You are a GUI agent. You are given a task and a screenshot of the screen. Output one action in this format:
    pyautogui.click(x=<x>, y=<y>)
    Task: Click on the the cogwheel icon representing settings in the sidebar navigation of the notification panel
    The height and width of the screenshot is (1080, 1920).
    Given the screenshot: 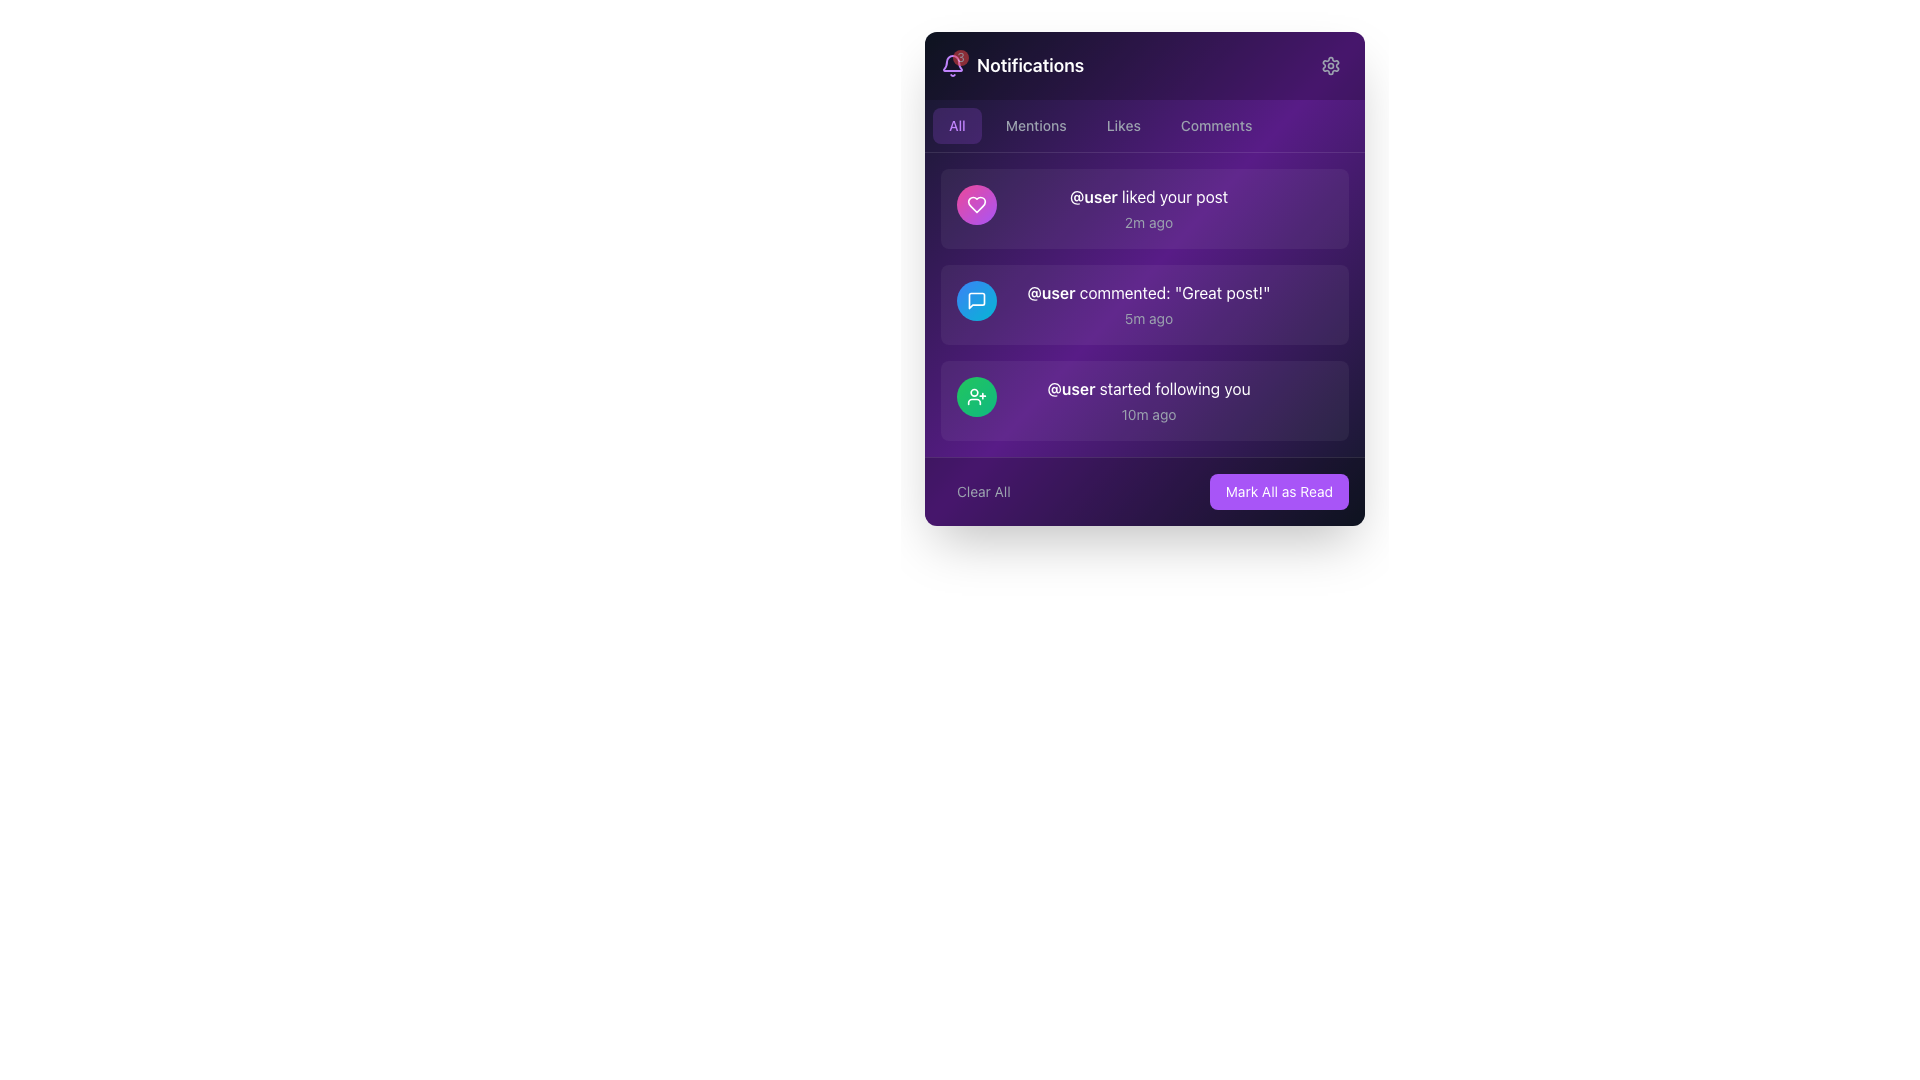 What is the action you would take?
    pyautogui.click(x=1330, y=64)
    